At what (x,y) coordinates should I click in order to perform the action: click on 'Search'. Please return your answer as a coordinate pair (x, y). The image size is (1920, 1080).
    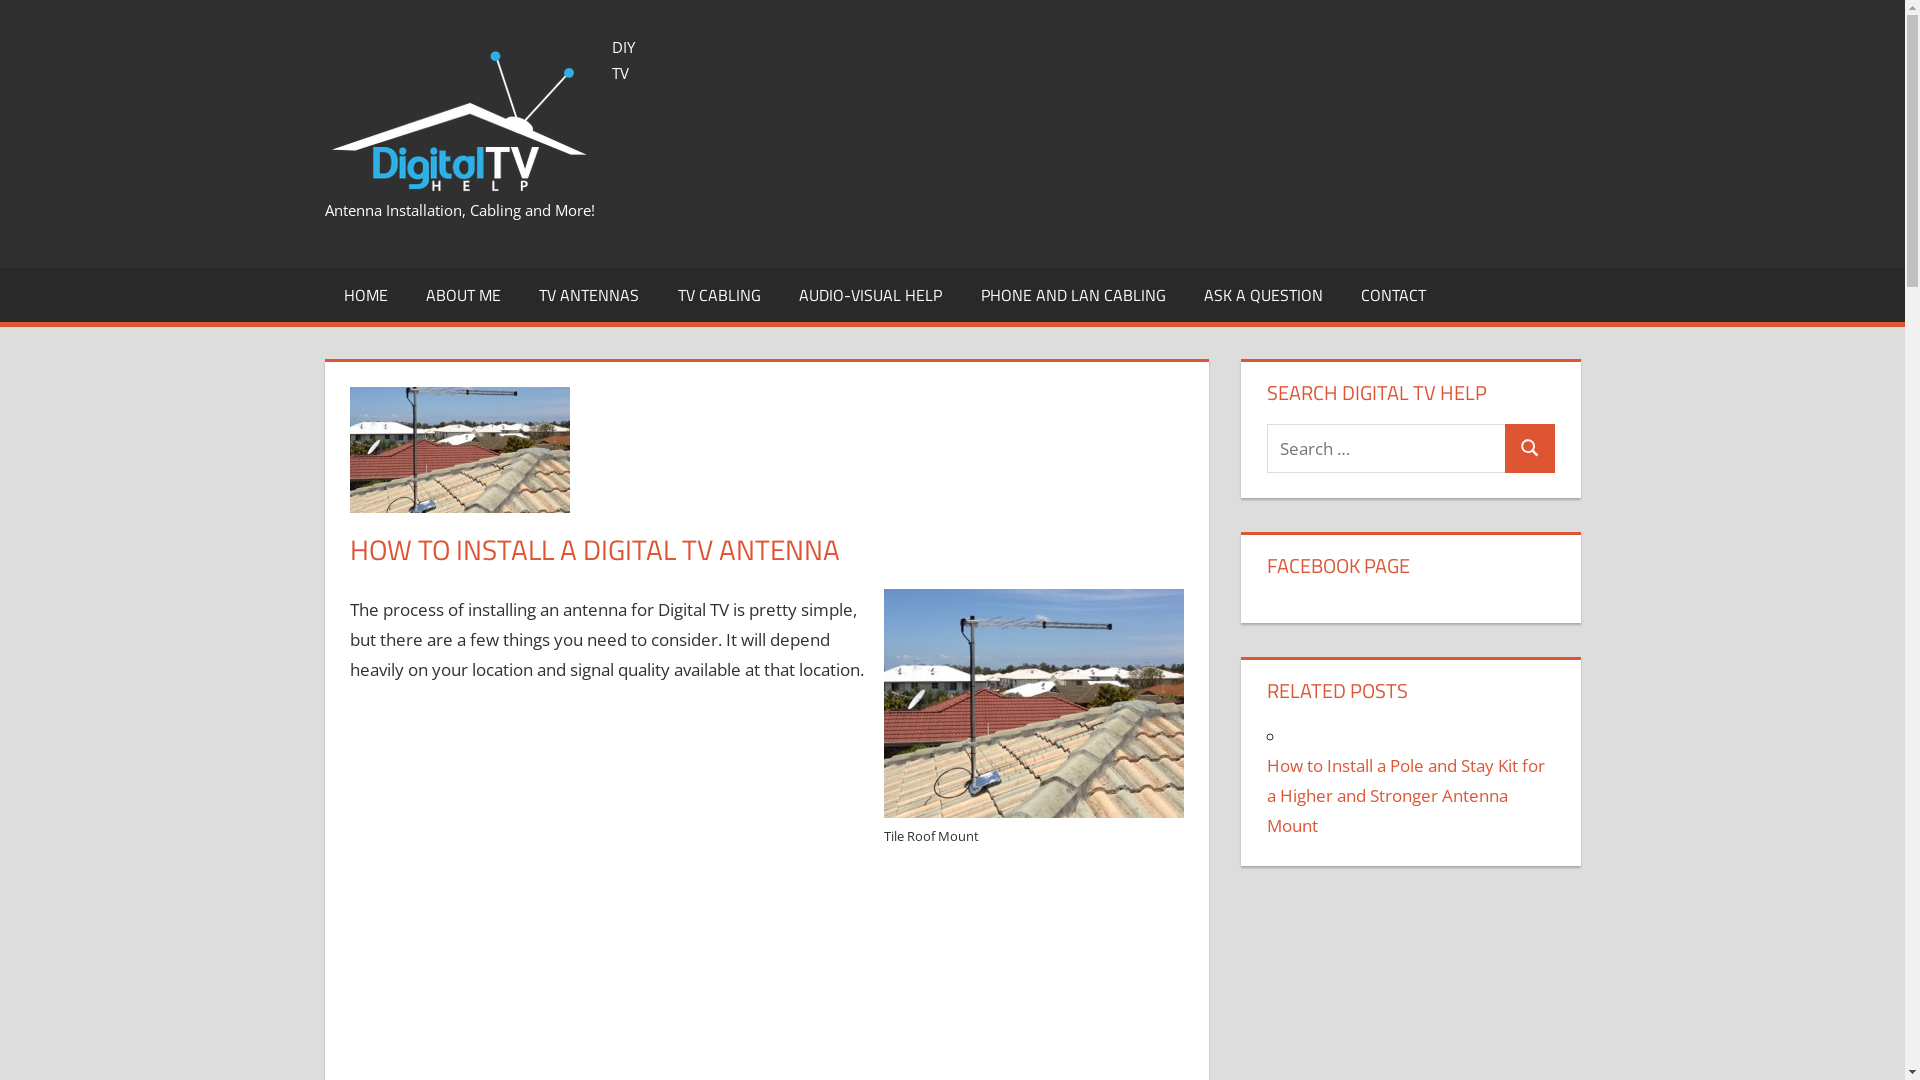
    Looking at the image, I should click on (1529, 447).